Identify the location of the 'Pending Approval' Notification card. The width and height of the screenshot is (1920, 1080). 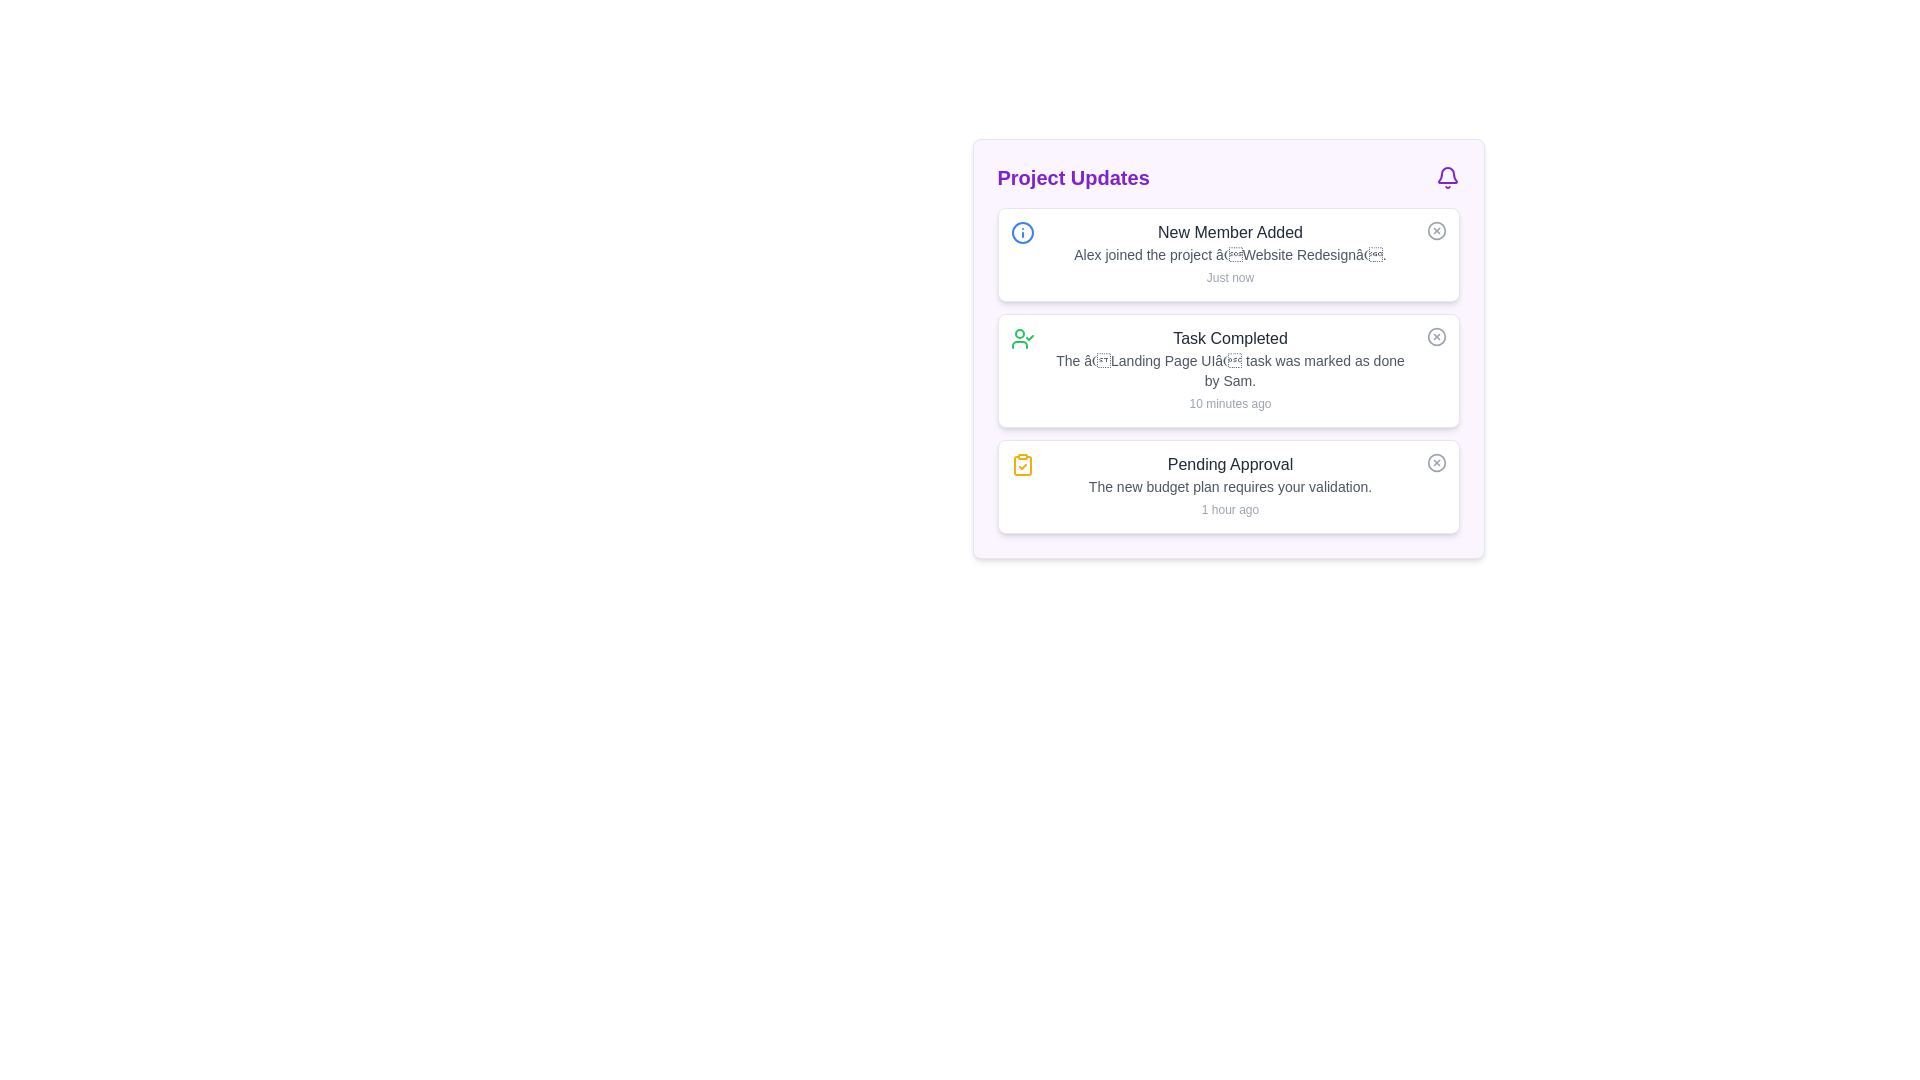
(1227, 486).